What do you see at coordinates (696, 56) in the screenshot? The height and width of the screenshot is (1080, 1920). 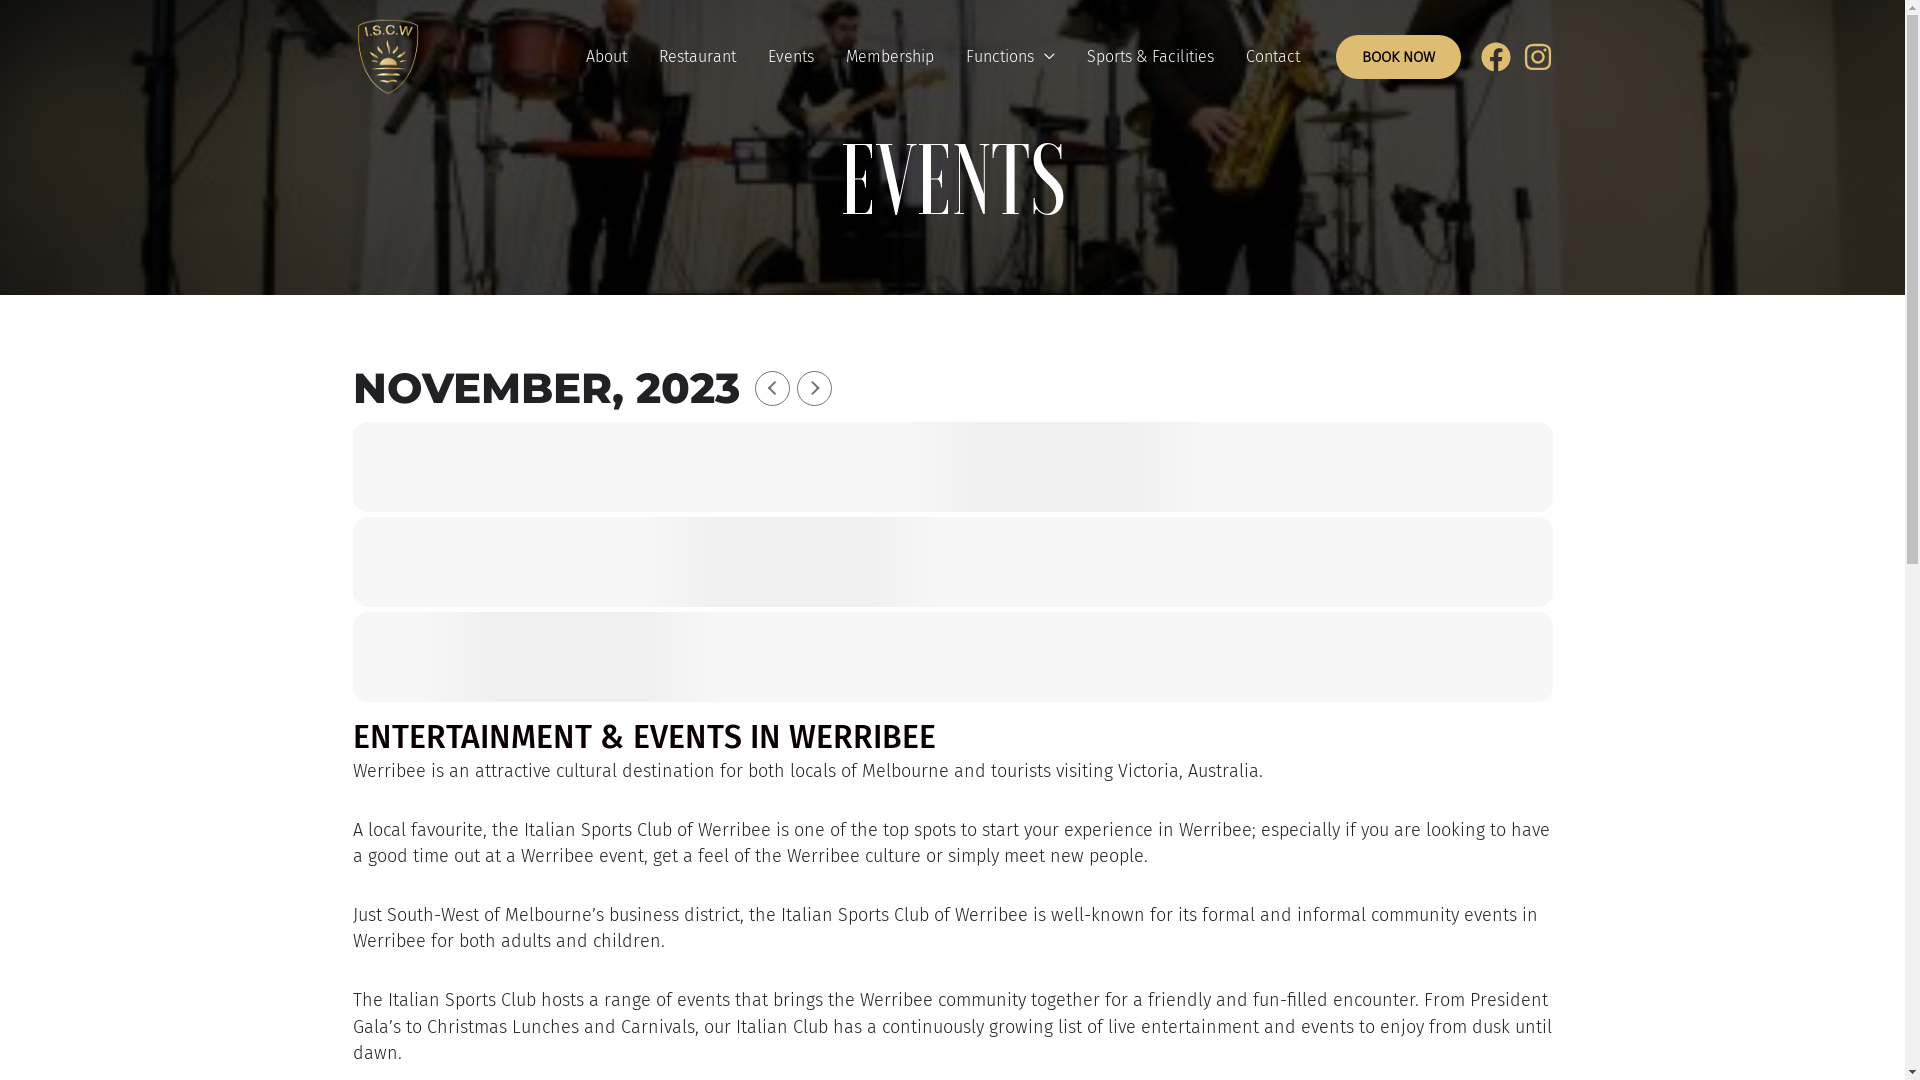 I see `'Restaurant'` at bounding box center [696, 56].